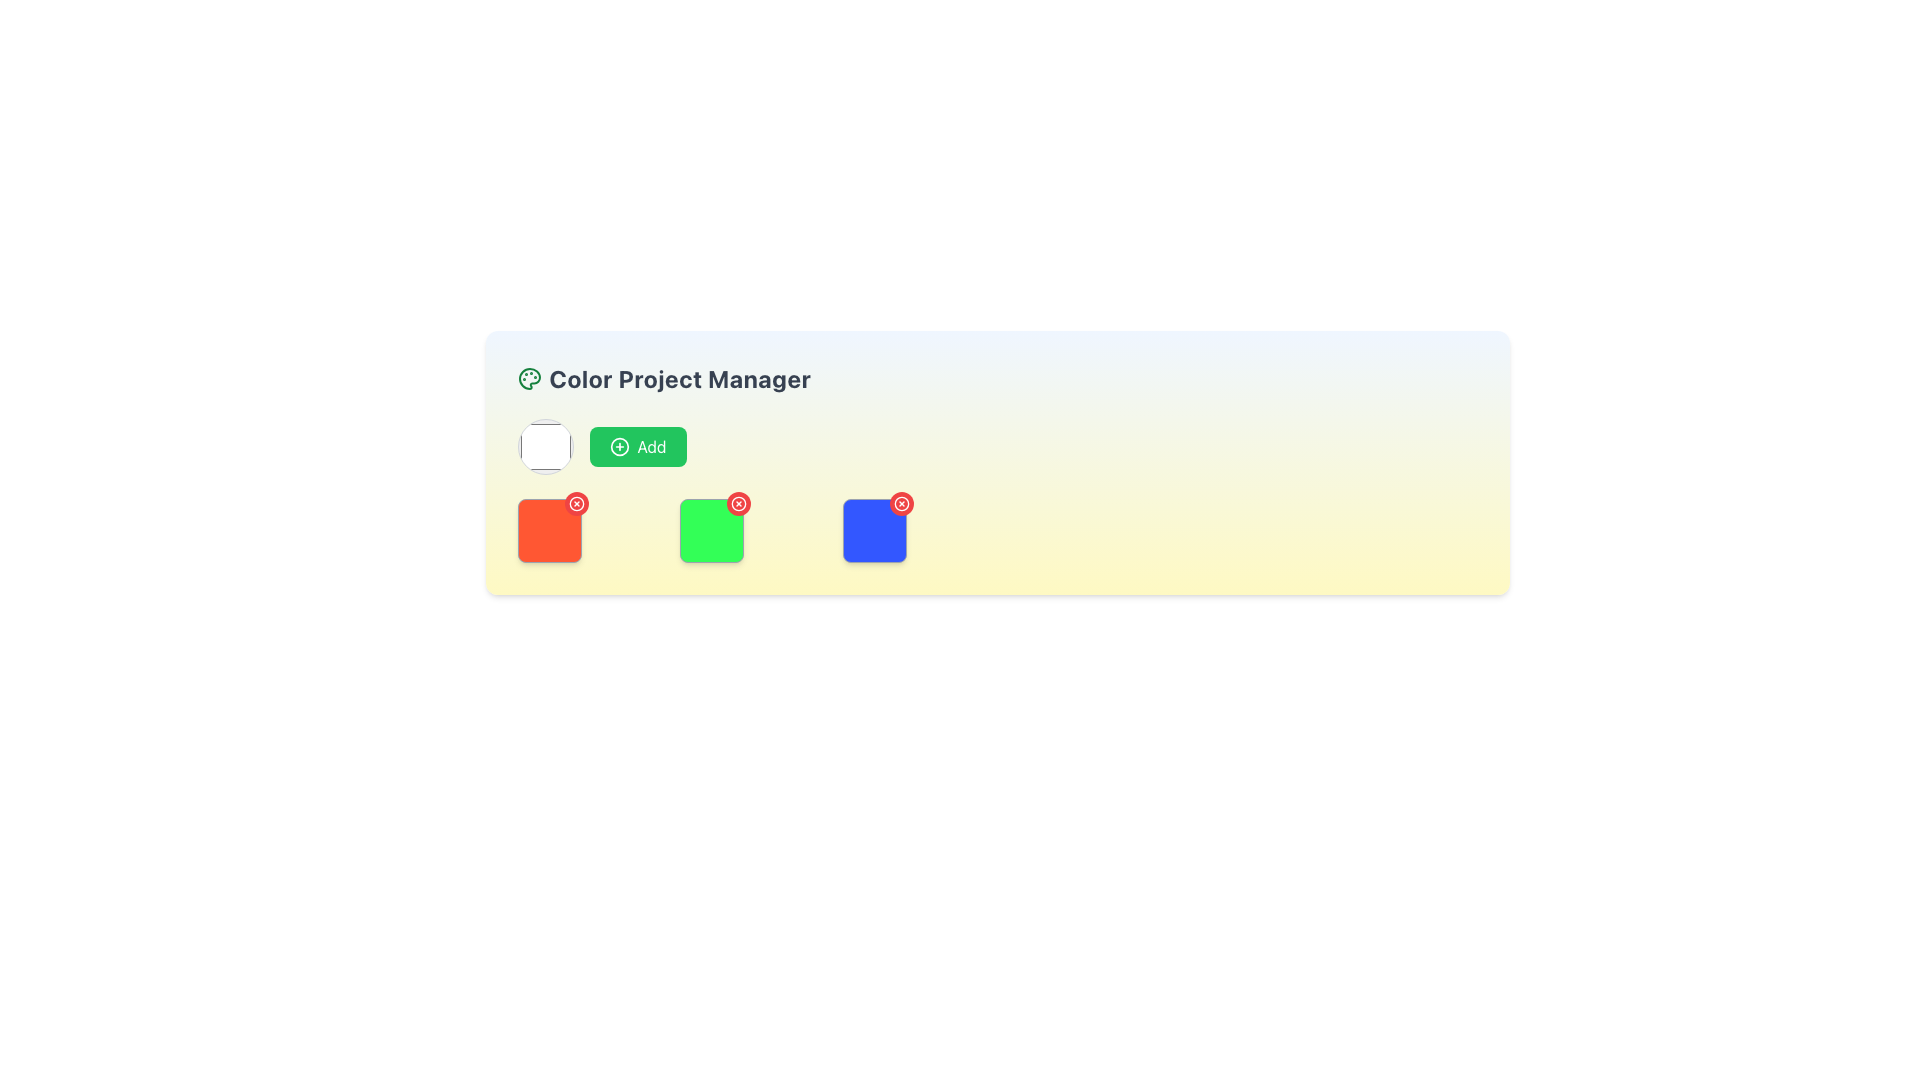 This screenshot has height=1080, width=1920. I want to click on the 'remove' button located in the top-right corner of the green tile item, so click(738, 503).